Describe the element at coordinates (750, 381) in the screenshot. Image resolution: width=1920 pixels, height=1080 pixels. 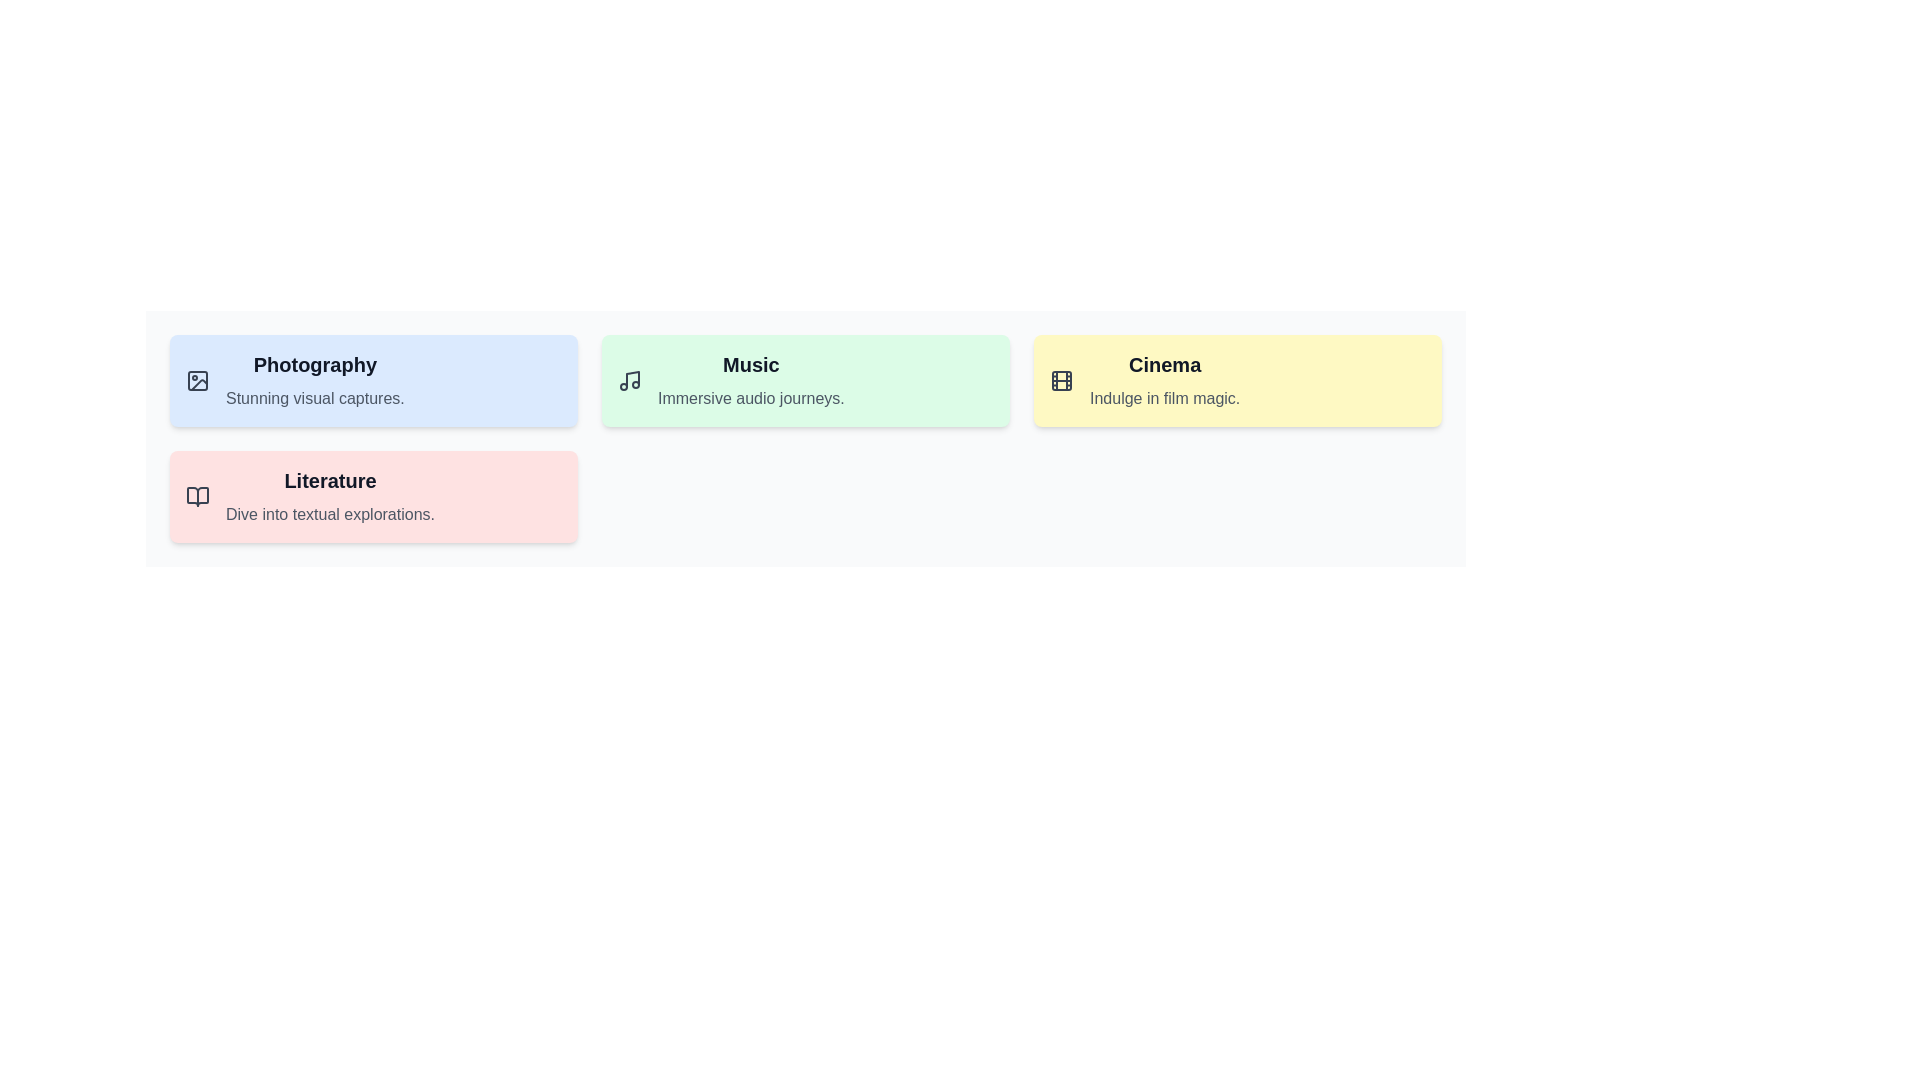
I see `the Text Display element that features the heading 'Music' and the description 'Immersive audio journeys' for potential interaction effects` at that location.